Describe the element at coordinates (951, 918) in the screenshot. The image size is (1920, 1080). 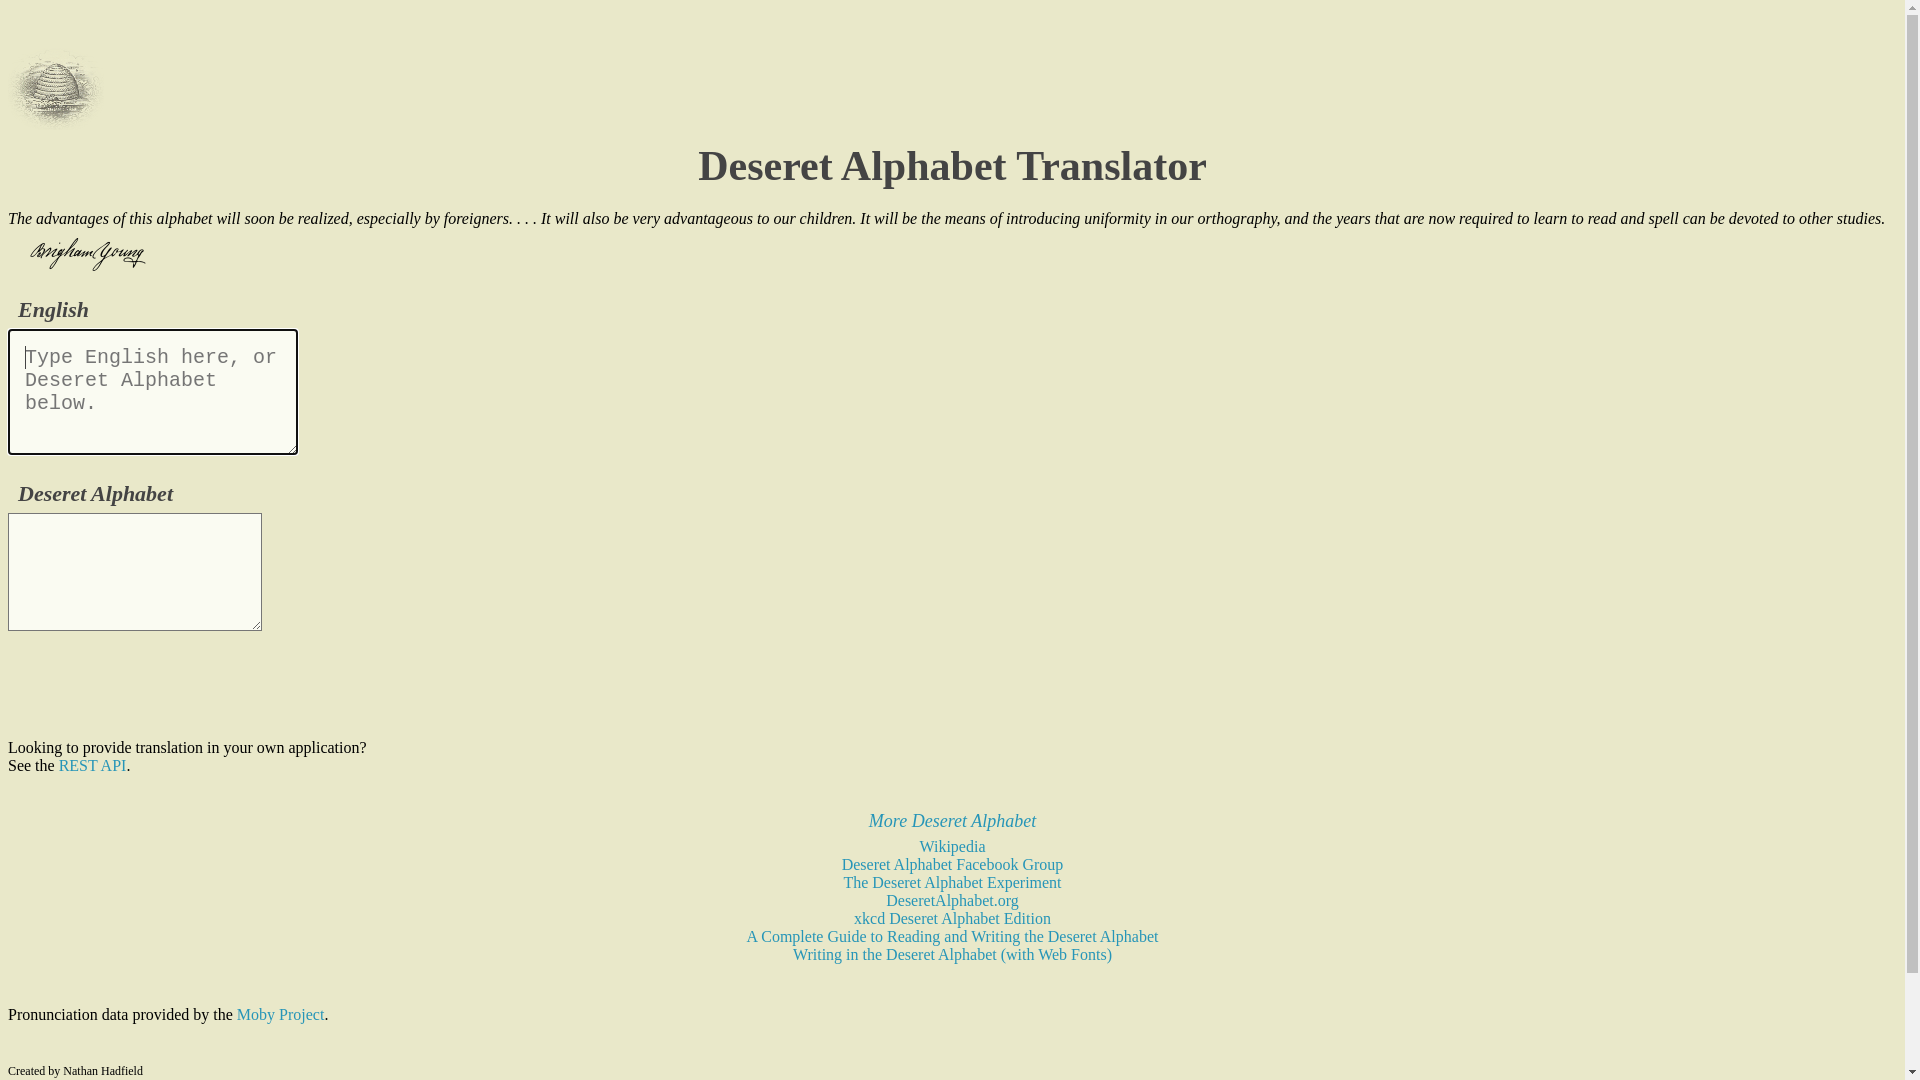
I see `'xkcd Deseret Alphabet Edition'` at that location.